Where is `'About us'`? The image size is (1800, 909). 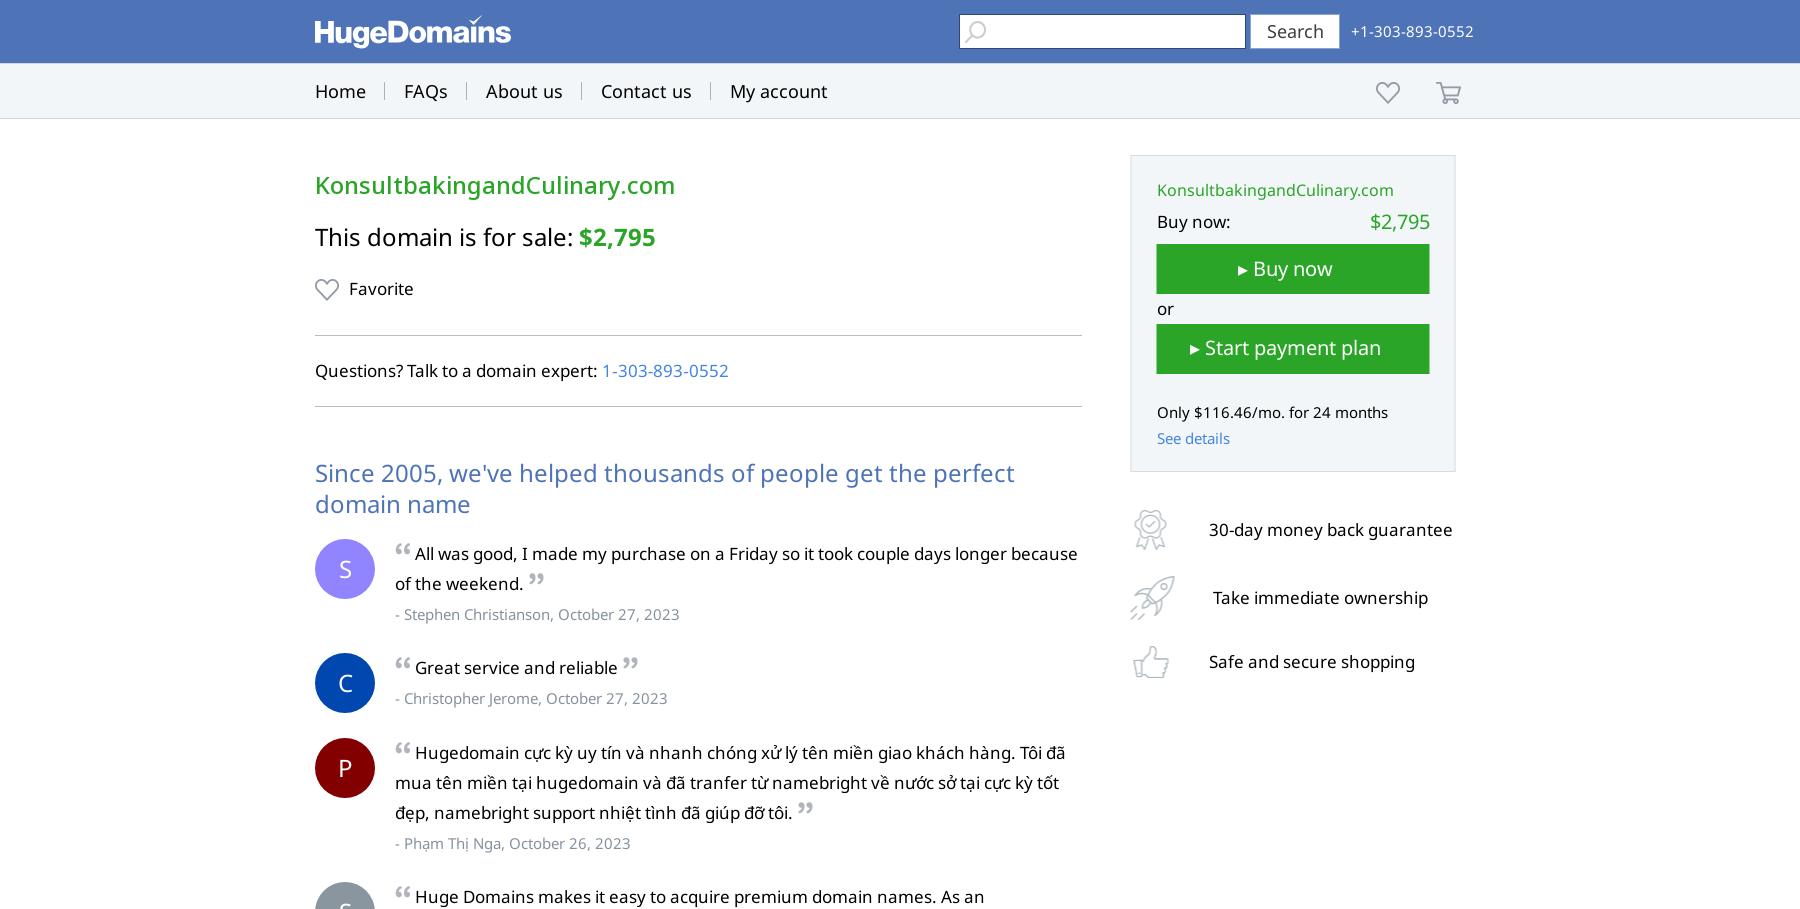 'About us' is located at coordinates (523, 89).